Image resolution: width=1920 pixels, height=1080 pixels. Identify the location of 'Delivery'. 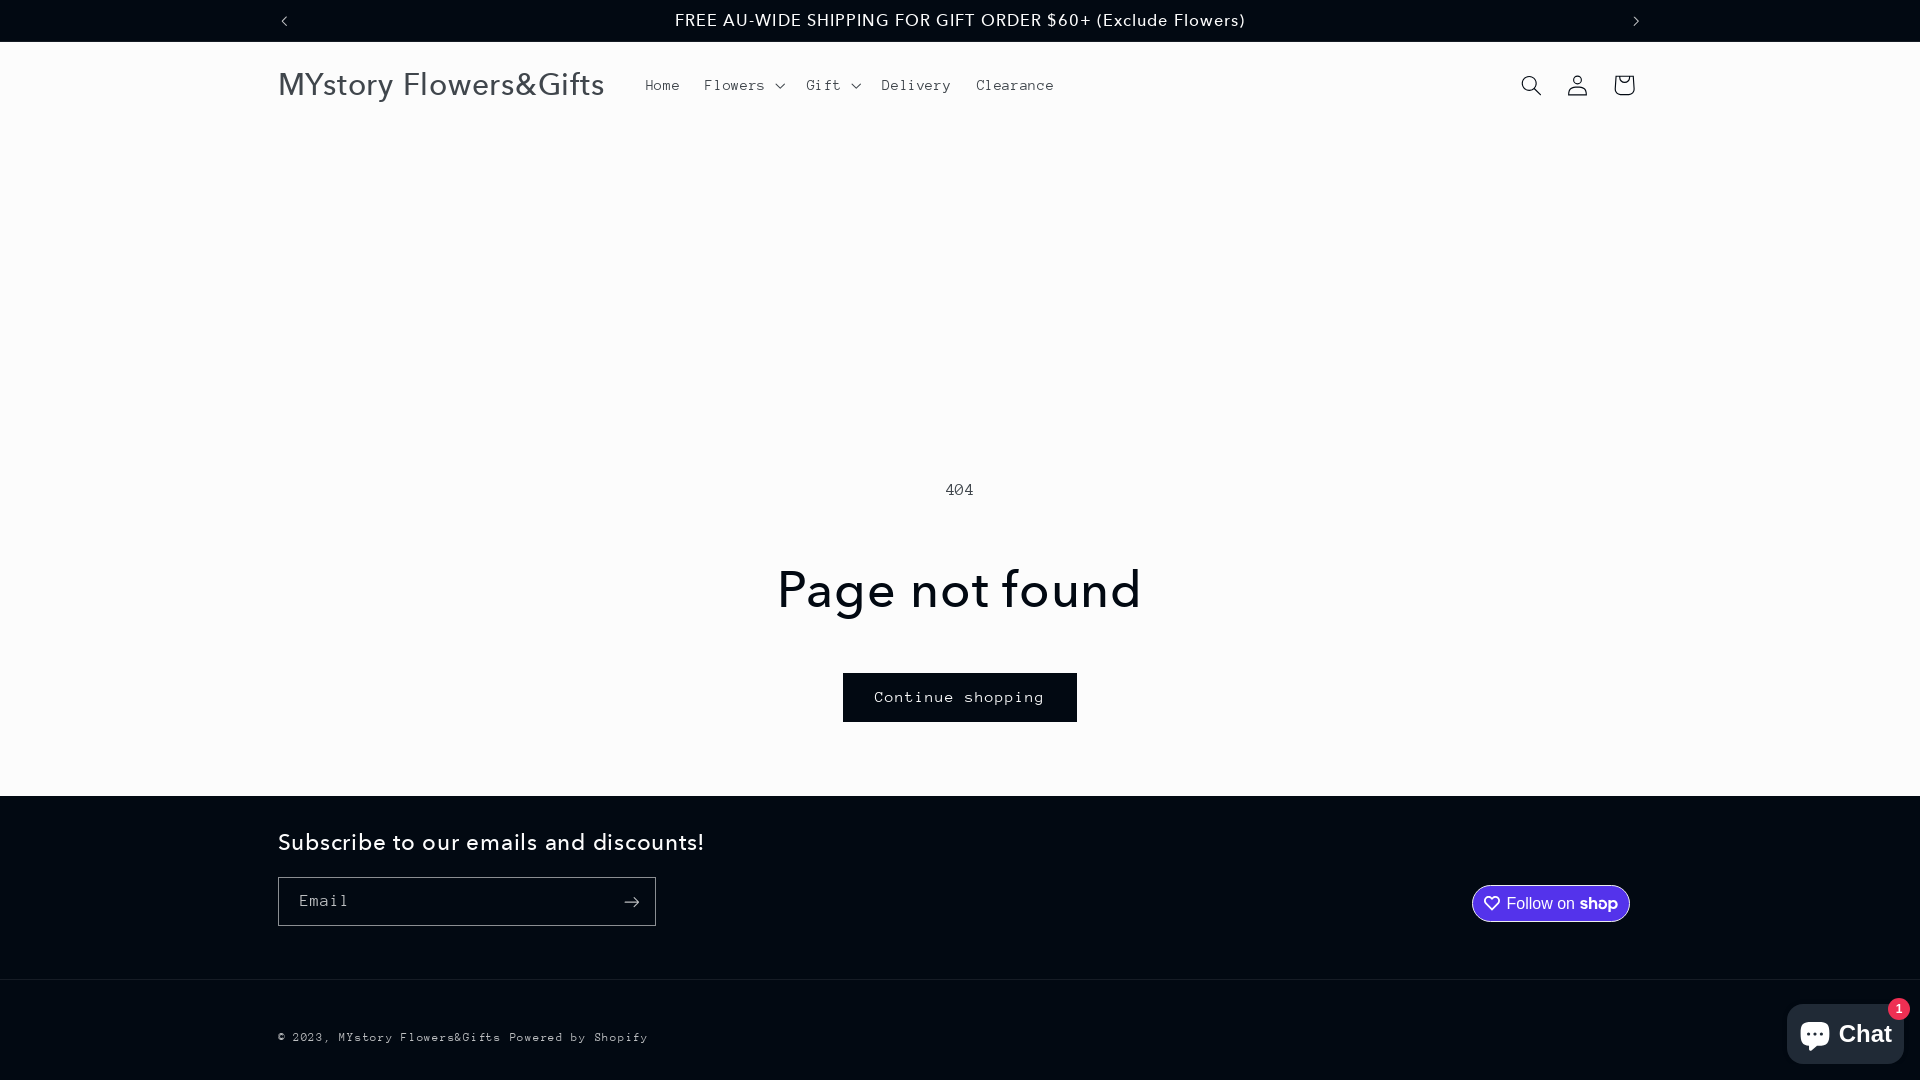
(915, 83).